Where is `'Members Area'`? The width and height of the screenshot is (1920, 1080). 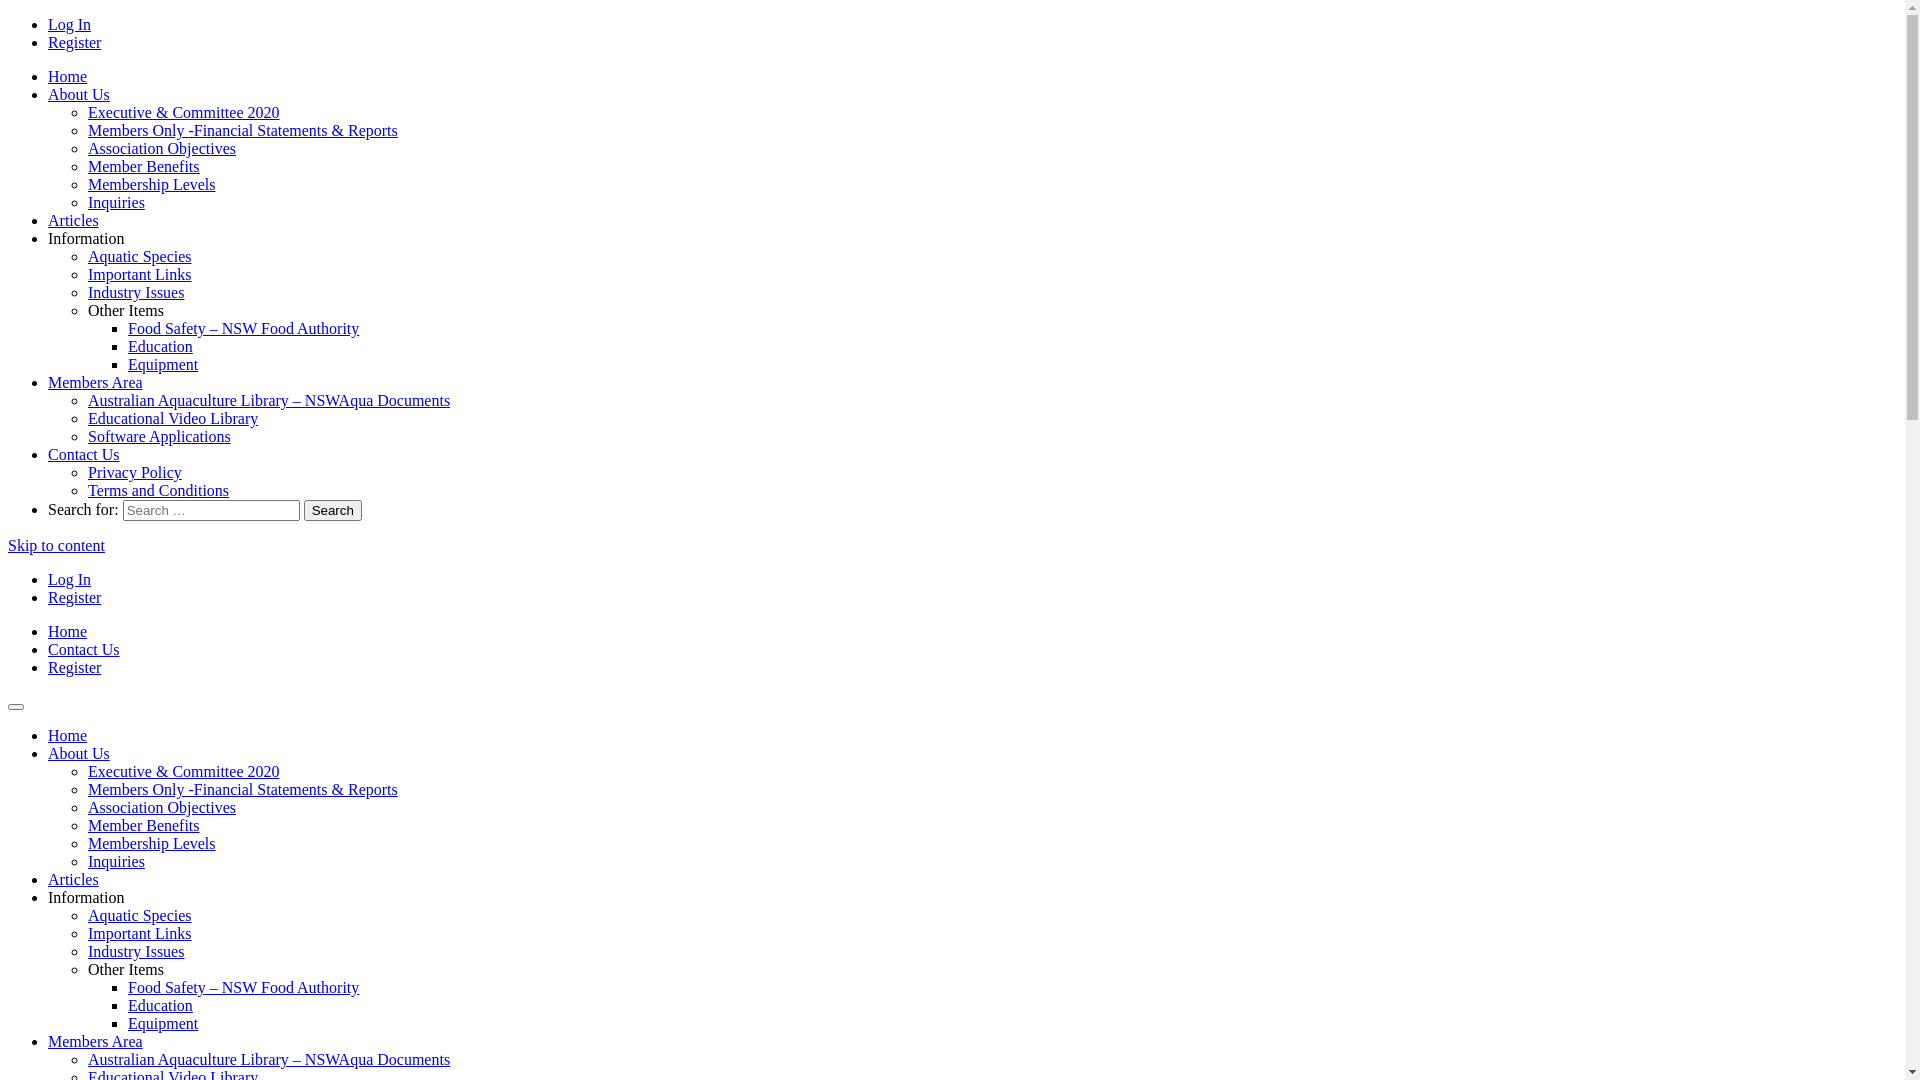
'Members Area' is located at coordinates (94, 1040).